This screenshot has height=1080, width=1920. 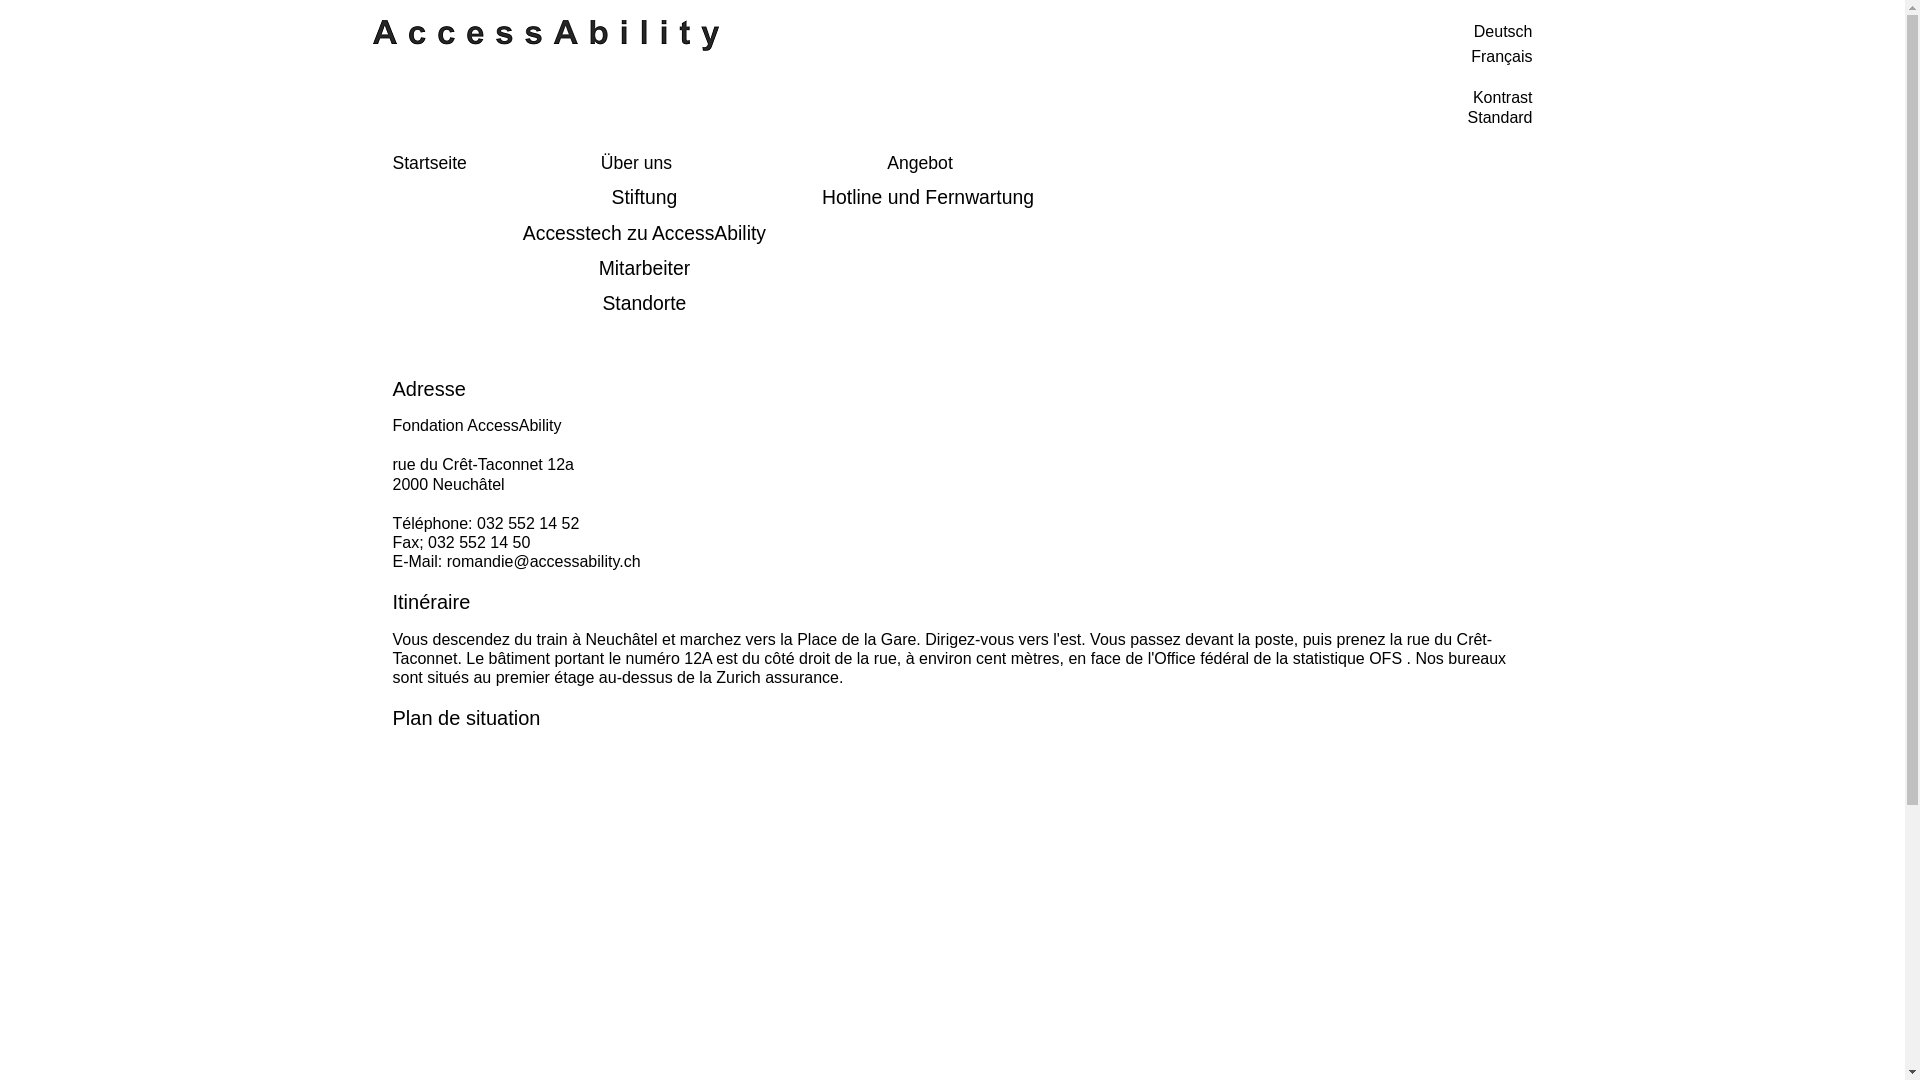 I want to click on 'Standard', so click(x=1500, y=117).